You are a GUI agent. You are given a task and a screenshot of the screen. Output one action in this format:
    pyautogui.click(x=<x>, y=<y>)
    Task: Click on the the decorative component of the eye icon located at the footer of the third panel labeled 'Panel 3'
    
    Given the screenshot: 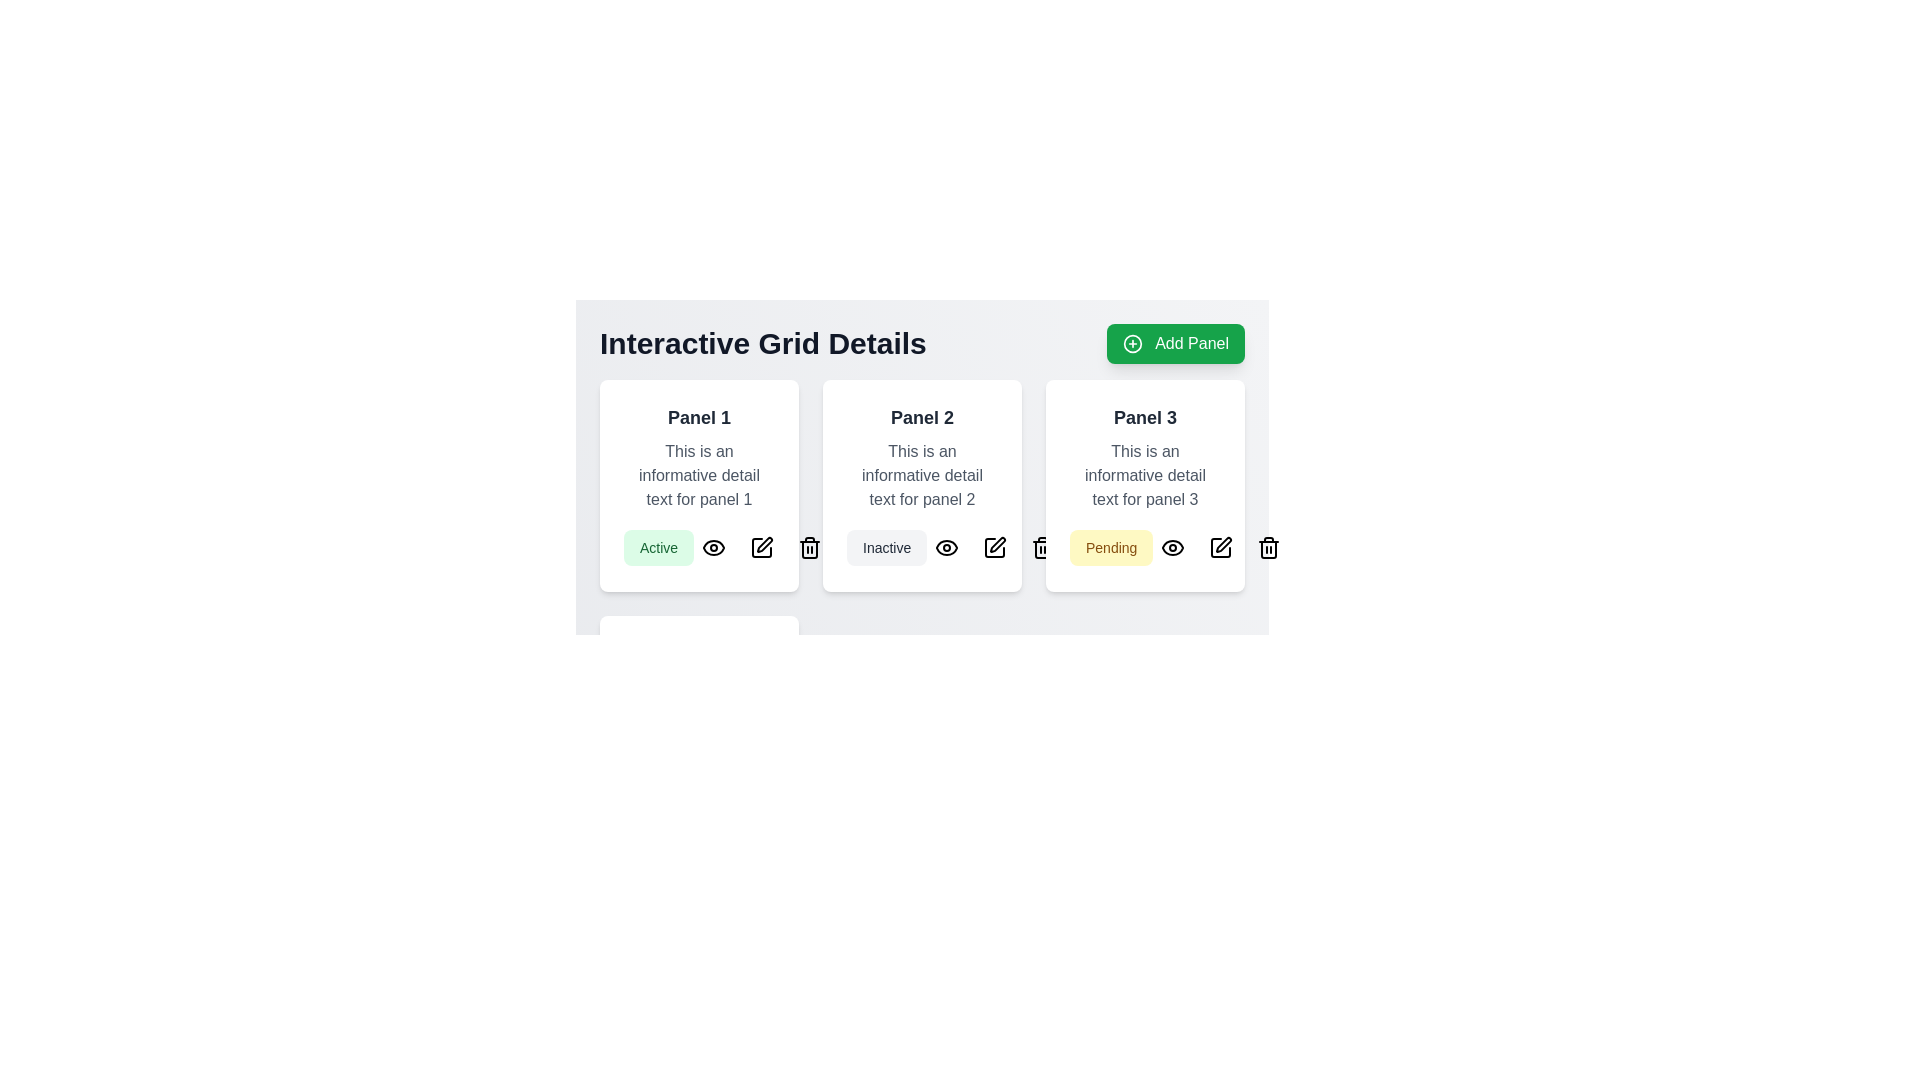 What is the action you would take?
    pyautogui.click(x=1173, y=547)
    